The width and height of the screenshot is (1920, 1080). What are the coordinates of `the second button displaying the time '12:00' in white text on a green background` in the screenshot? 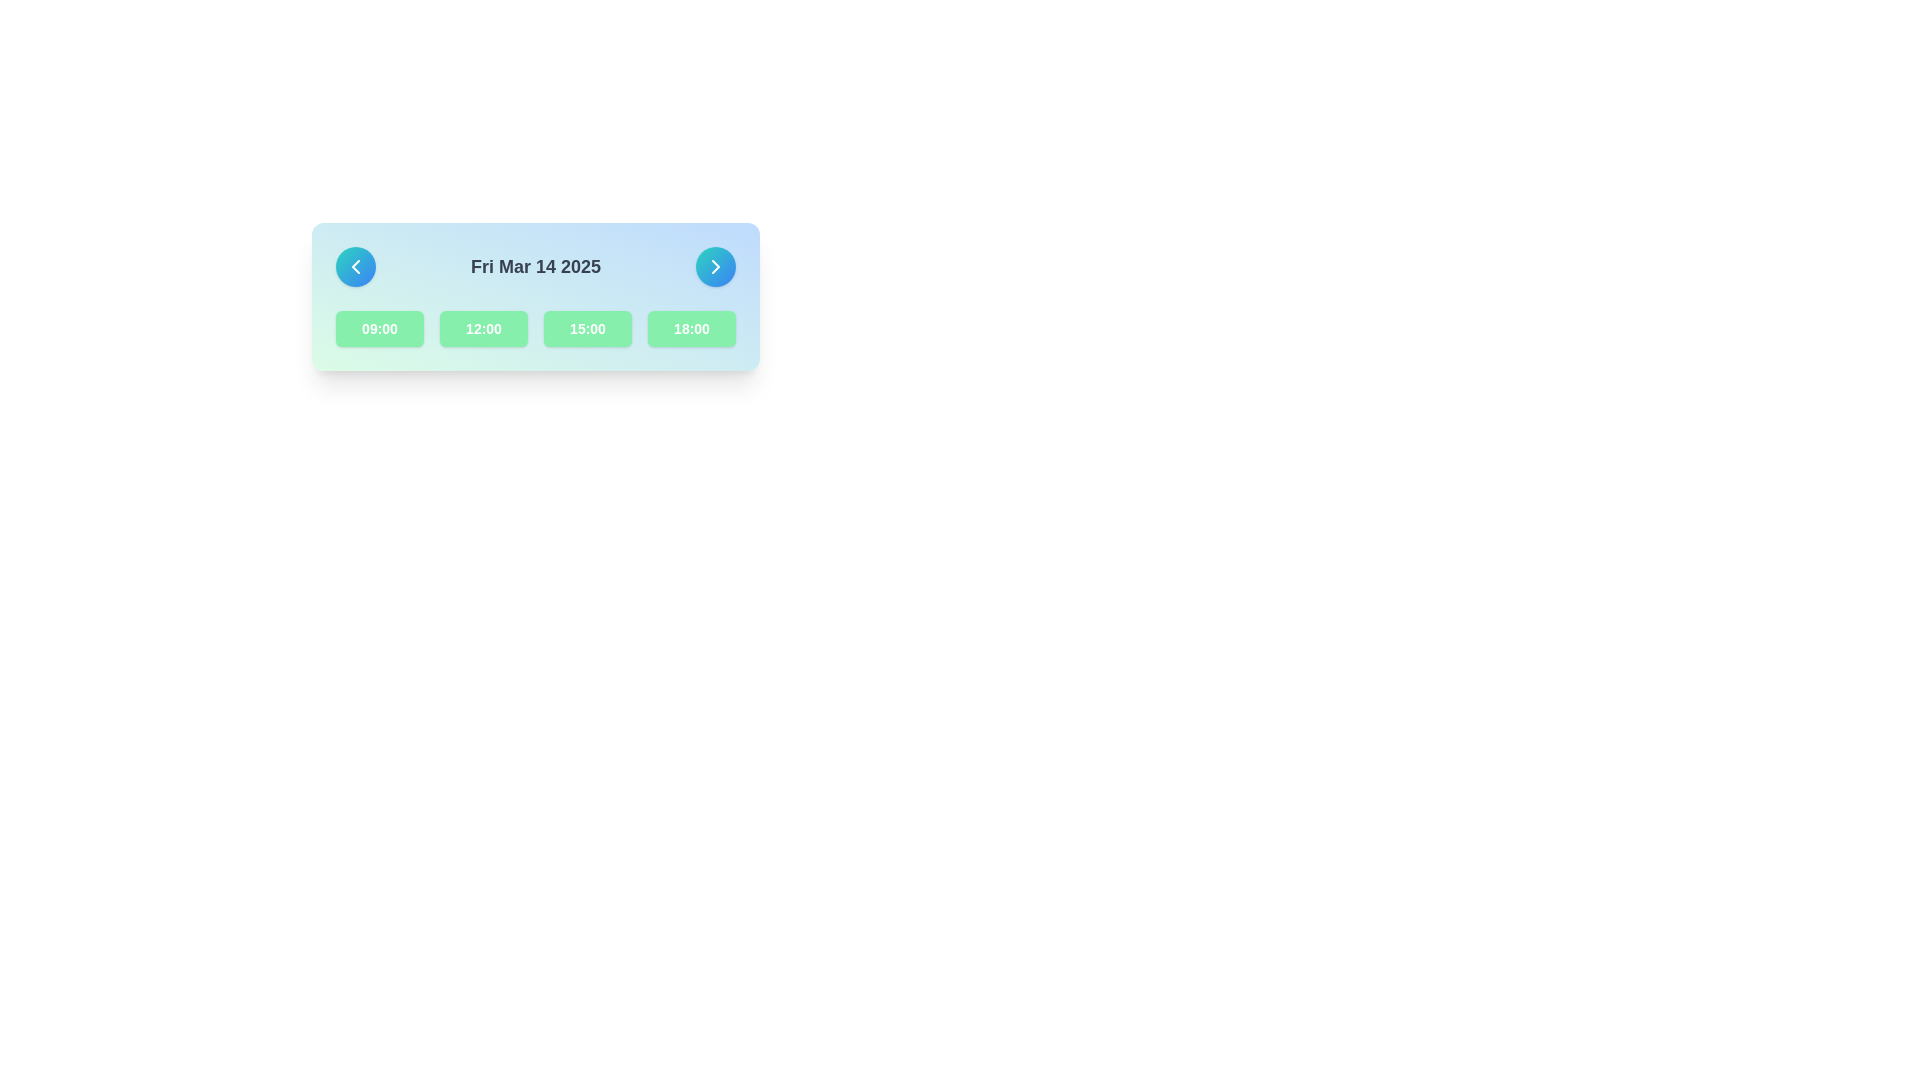 It's located at (484, 327).